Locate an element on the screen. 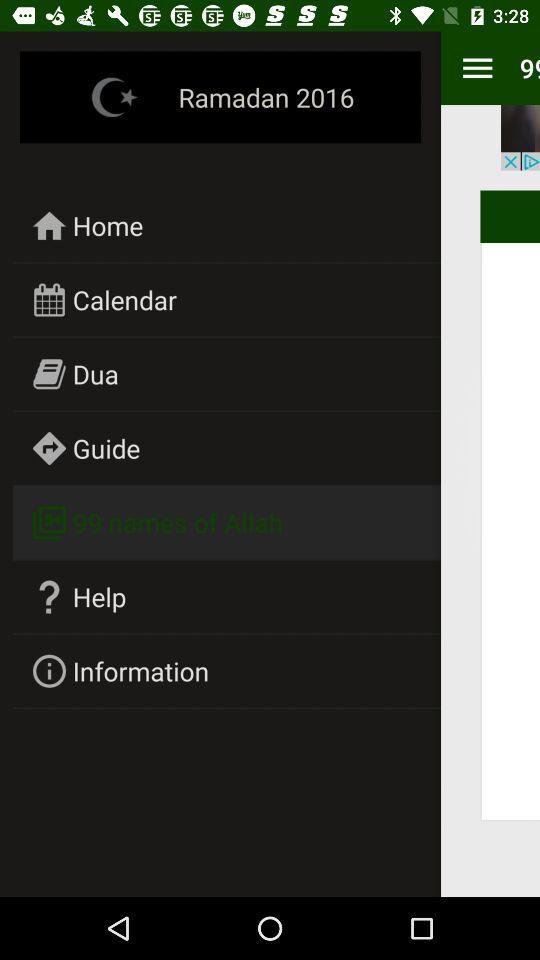 The width and height of the screenshot is (540, 960). icon above calendar icon is located at coordinates (108, 225).